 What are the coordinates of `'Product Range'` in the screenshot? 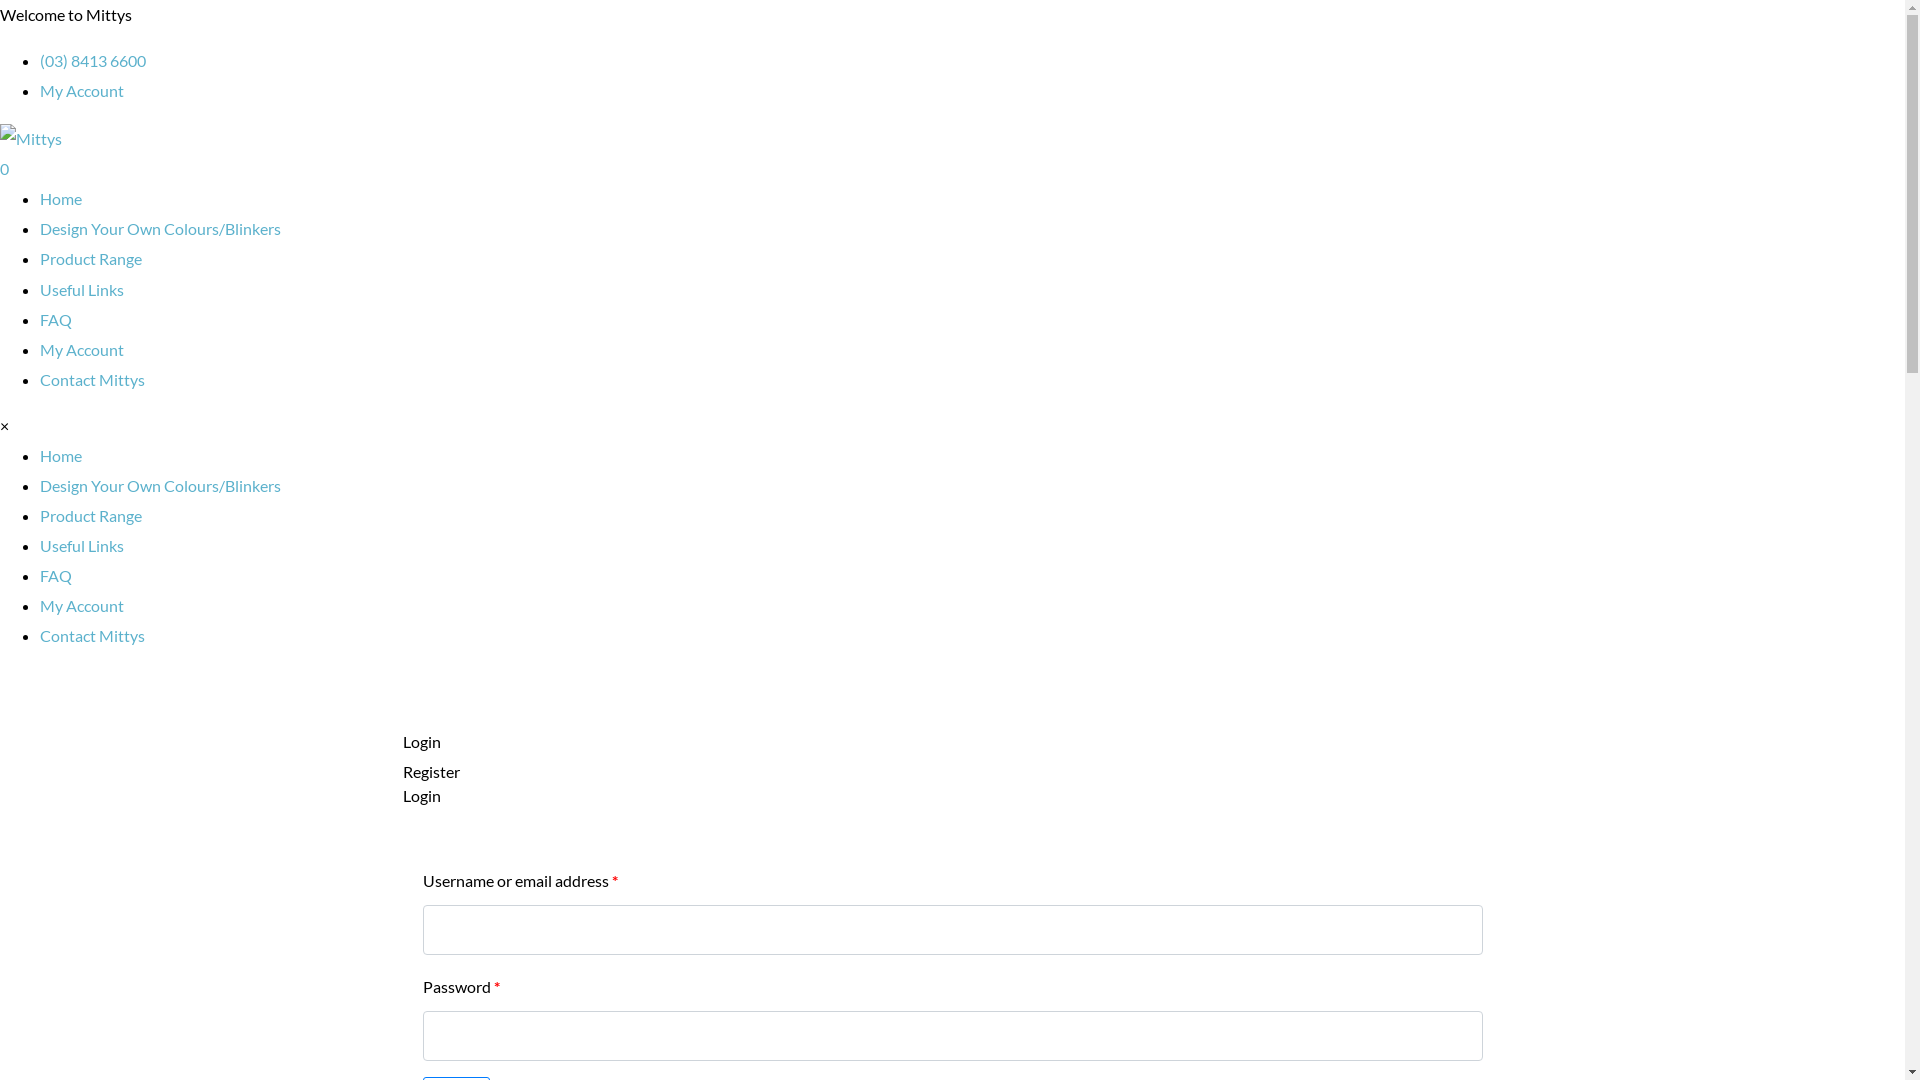 It's located at (90, 514).